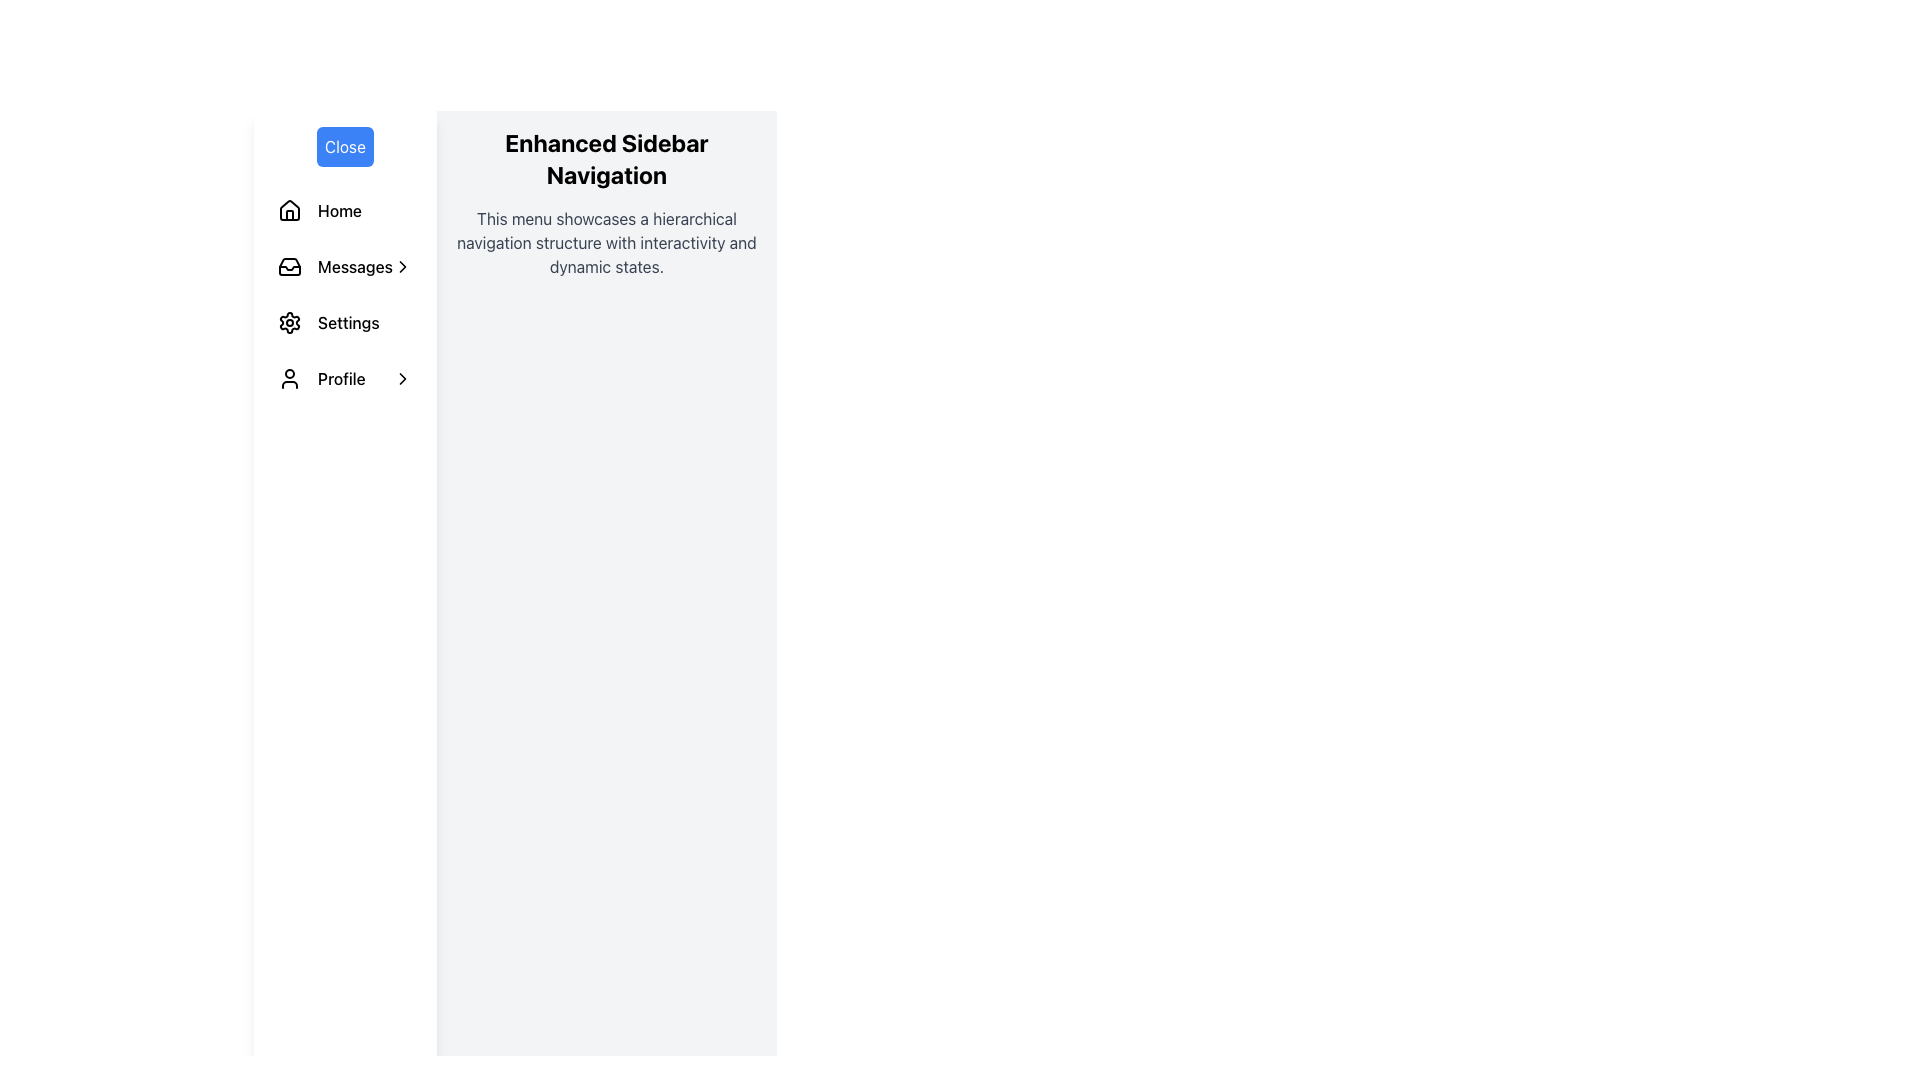  I want to click on the 'Home' icon in the navigation menu, which is the second icon following the door icon, so click(288, 209).